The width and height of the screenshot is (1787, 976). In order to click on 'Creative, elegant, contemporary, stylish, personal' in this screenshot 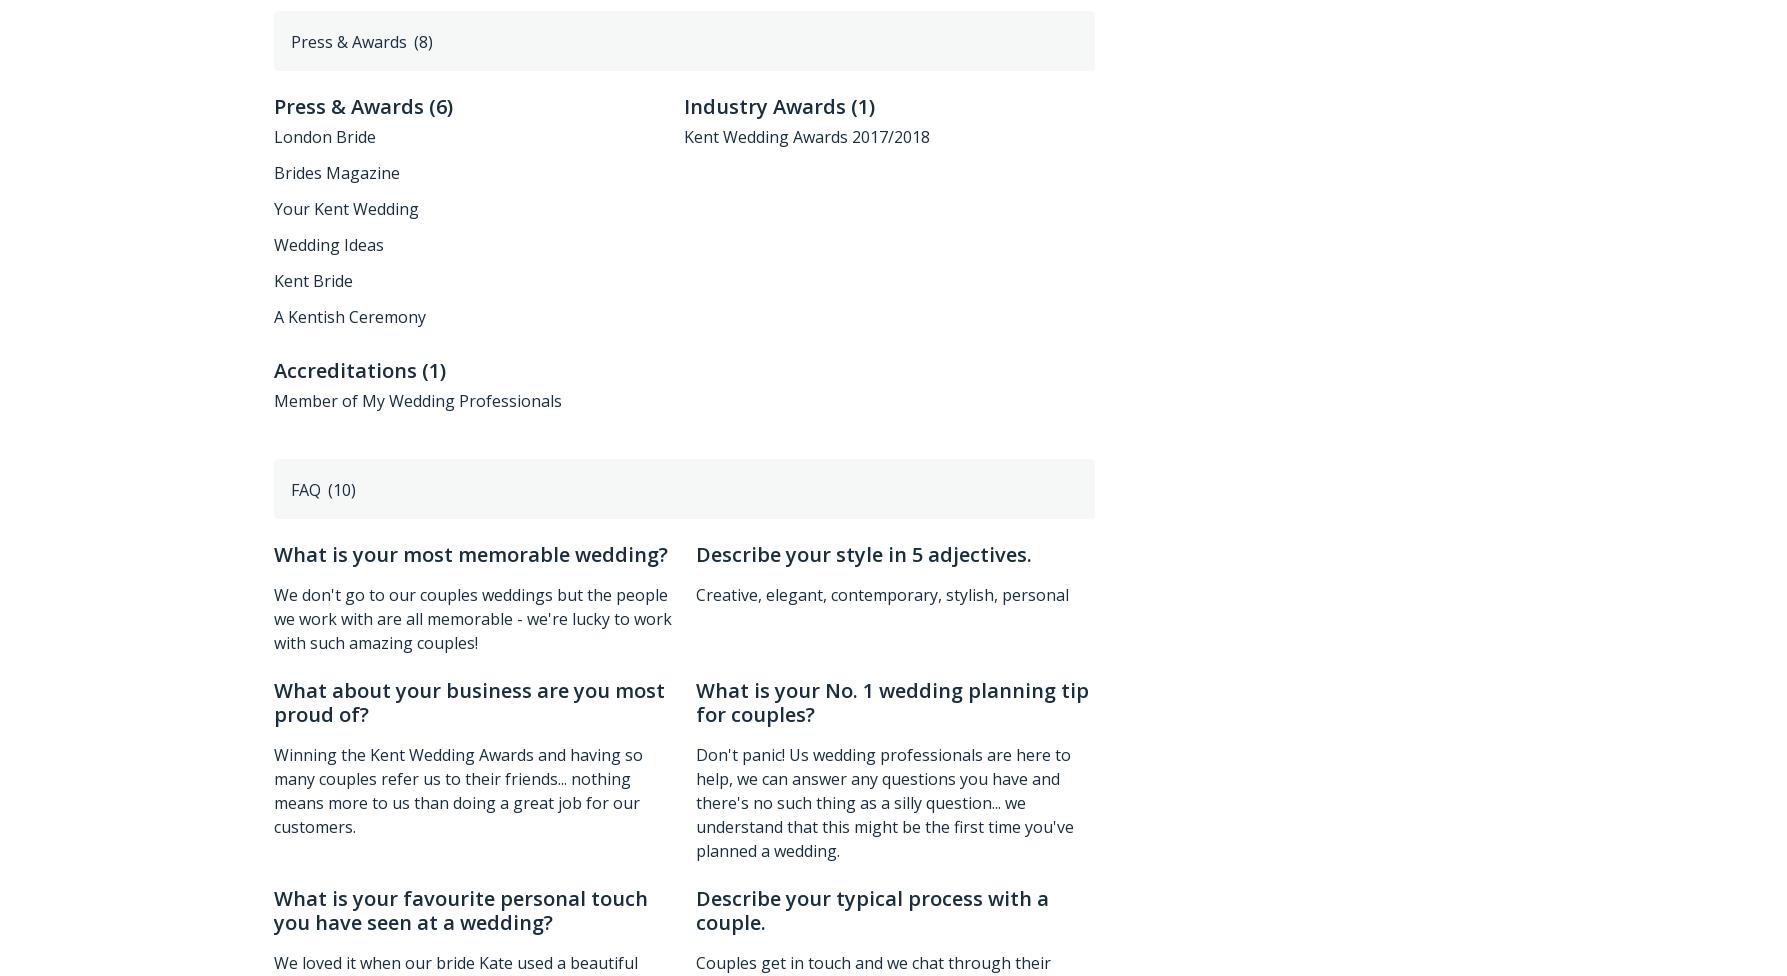, I will do `click(882, 594)`.